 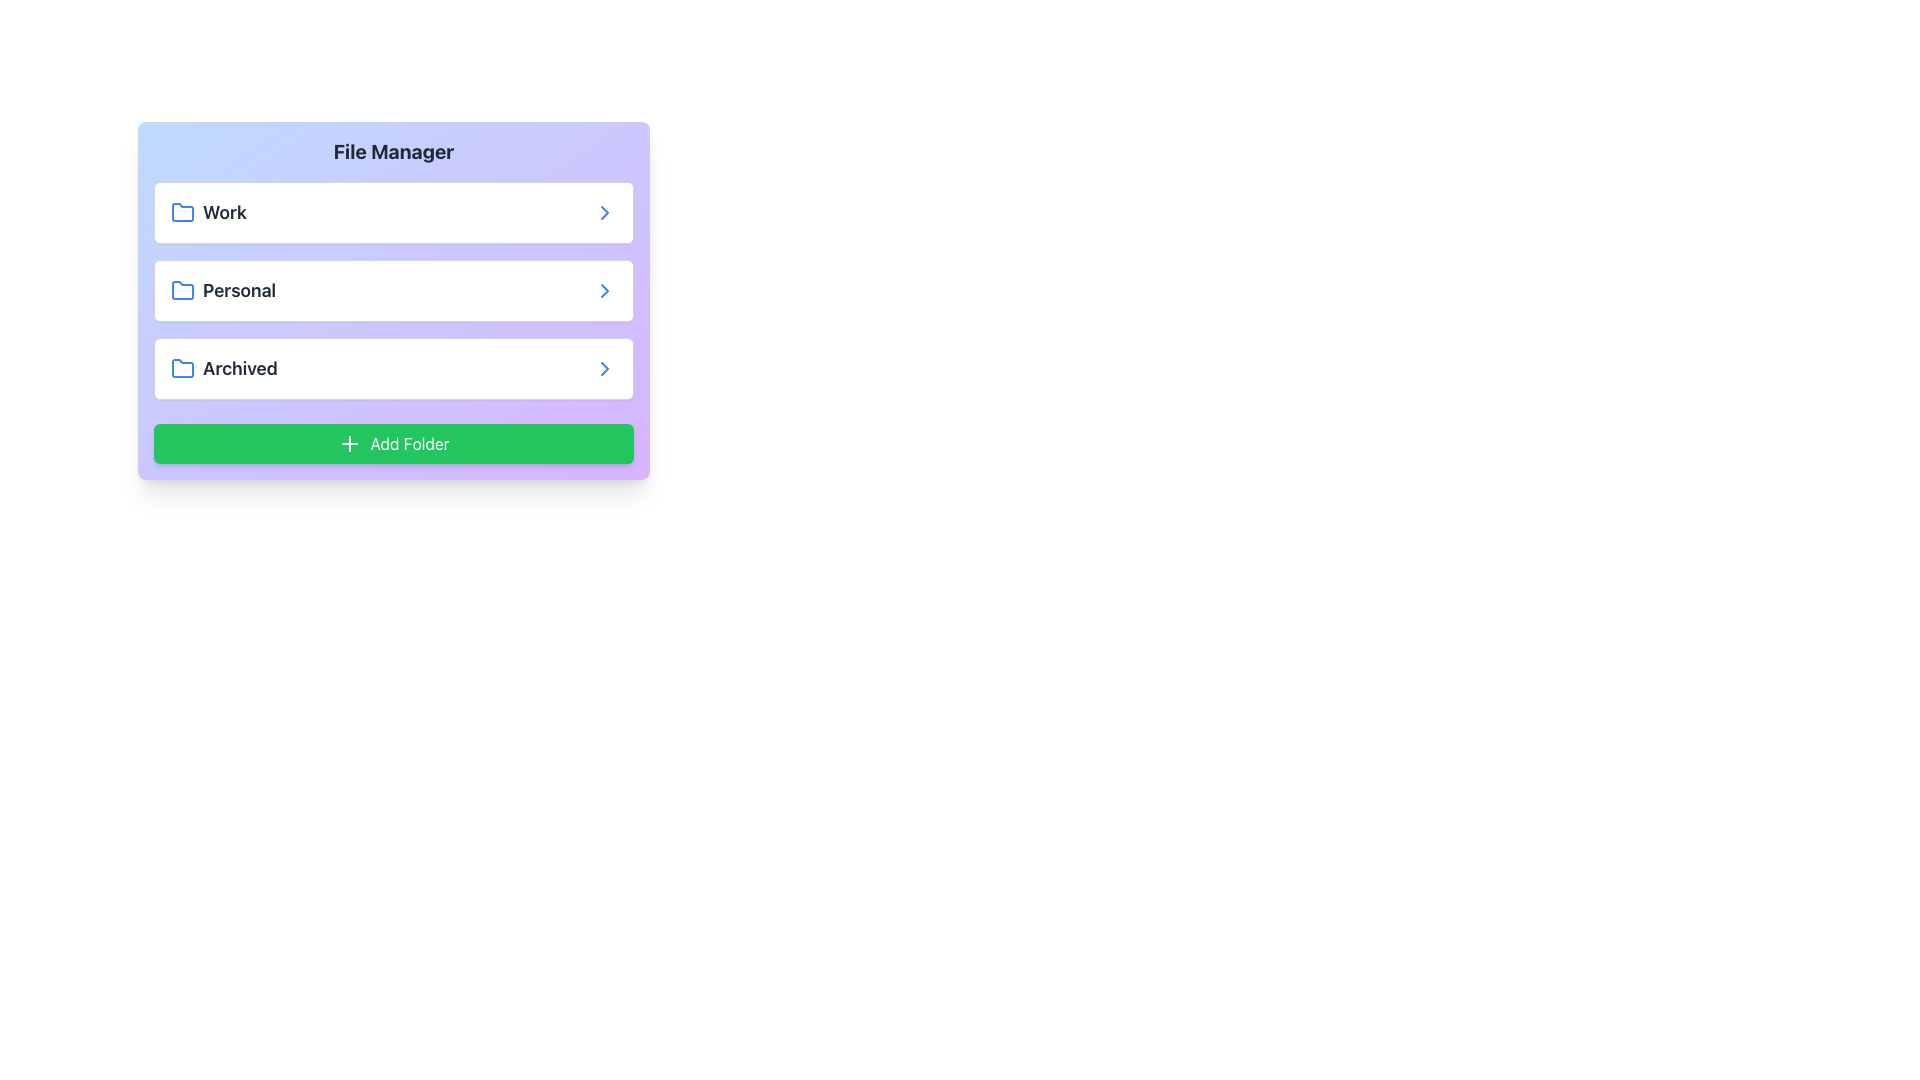 What do you see at coordinates (393, 212) in the screenshot?
I see `the 'Work' button at the top of the list in the File Manager` at bounding box center [393, 212].